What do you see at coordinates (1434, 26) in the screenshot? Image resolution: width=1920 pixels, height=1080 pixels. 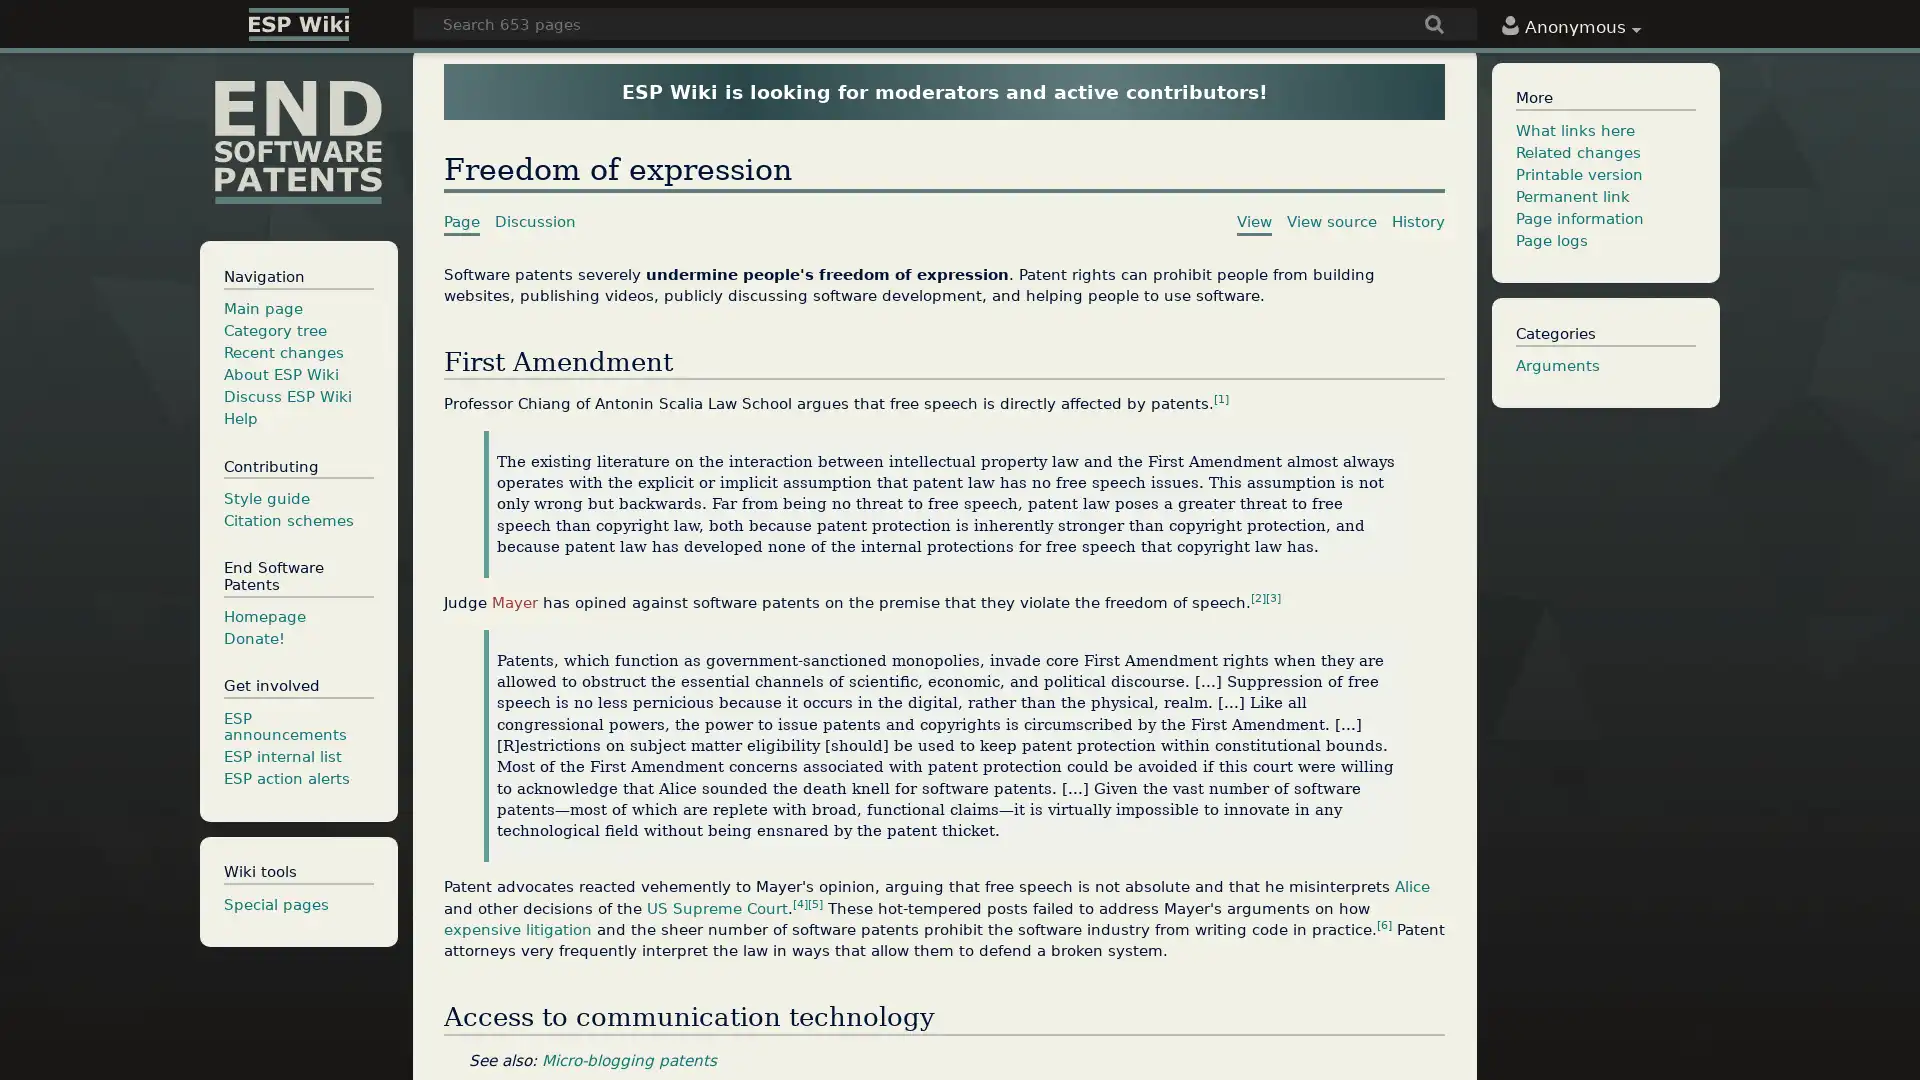 I see `Go` at bounding box center [1434, 26].